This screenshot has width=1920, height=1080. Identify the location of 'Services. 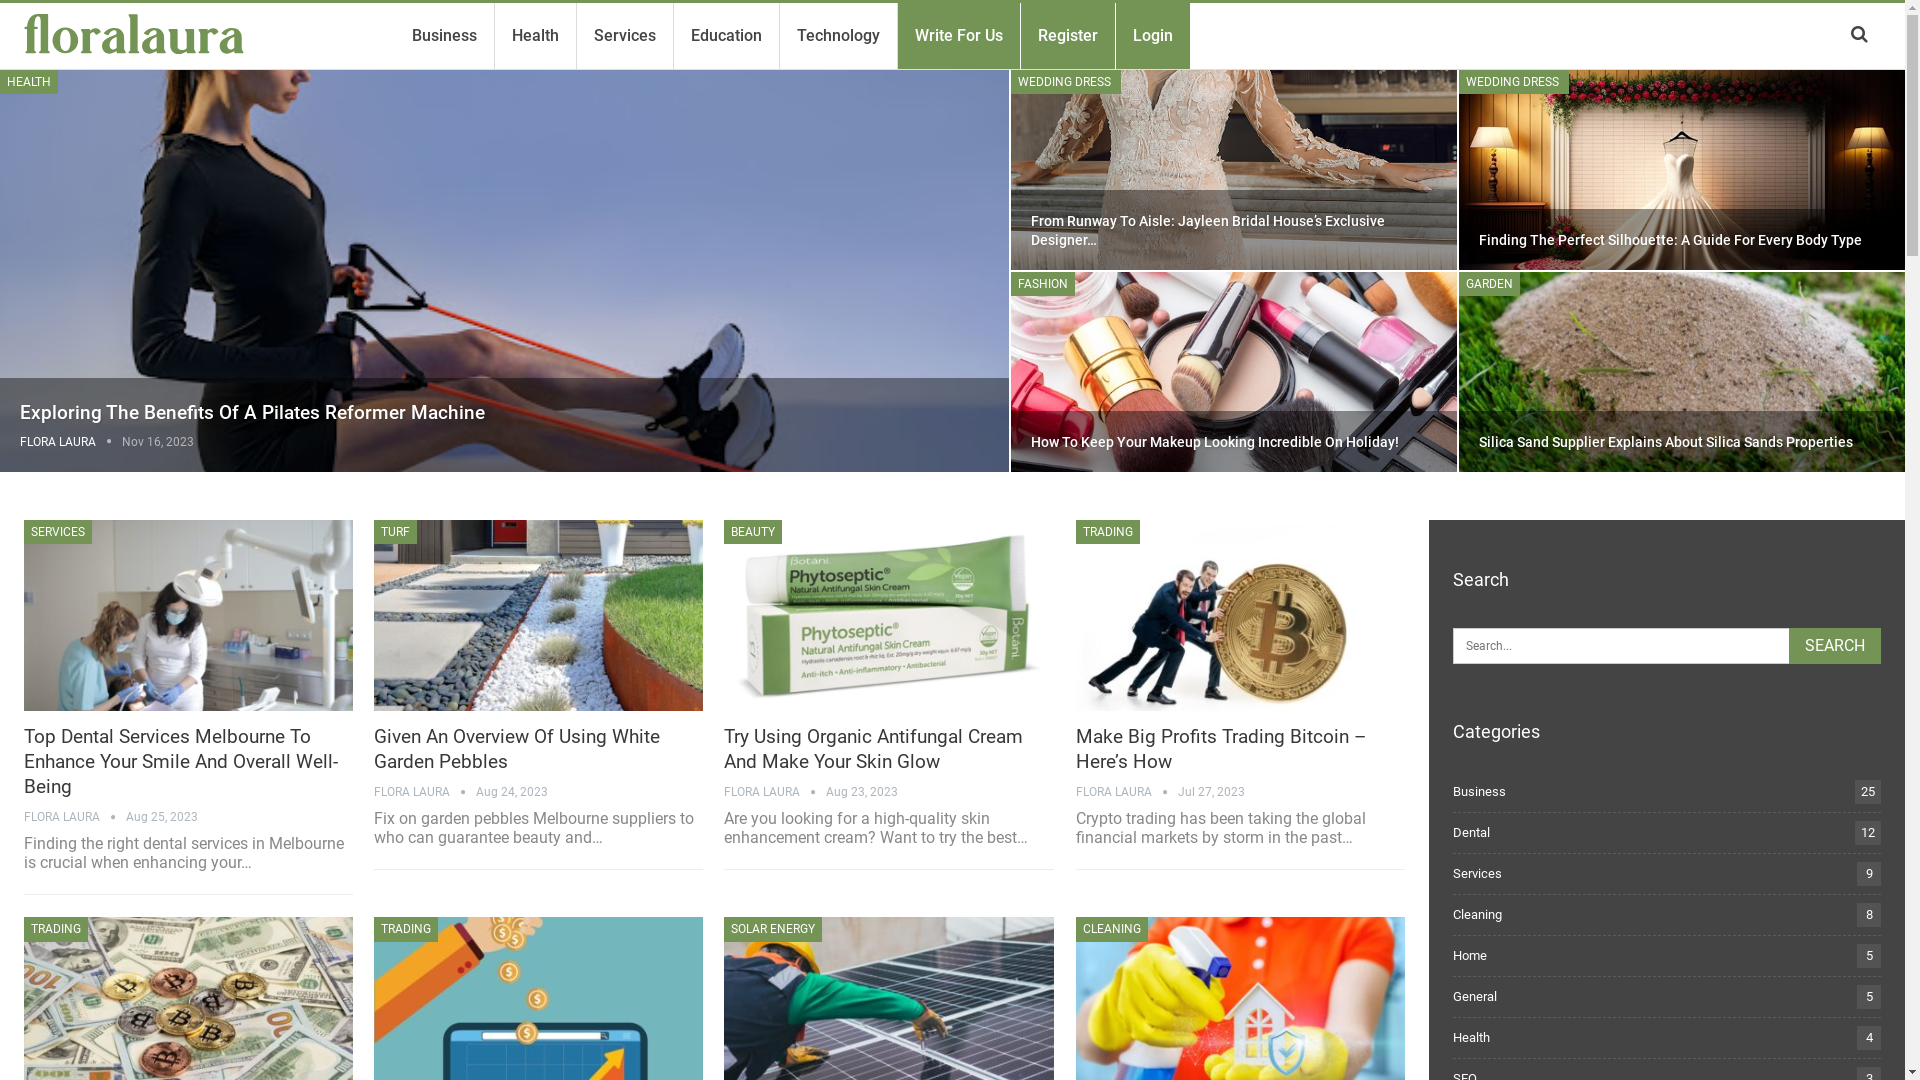
(1477, 872).